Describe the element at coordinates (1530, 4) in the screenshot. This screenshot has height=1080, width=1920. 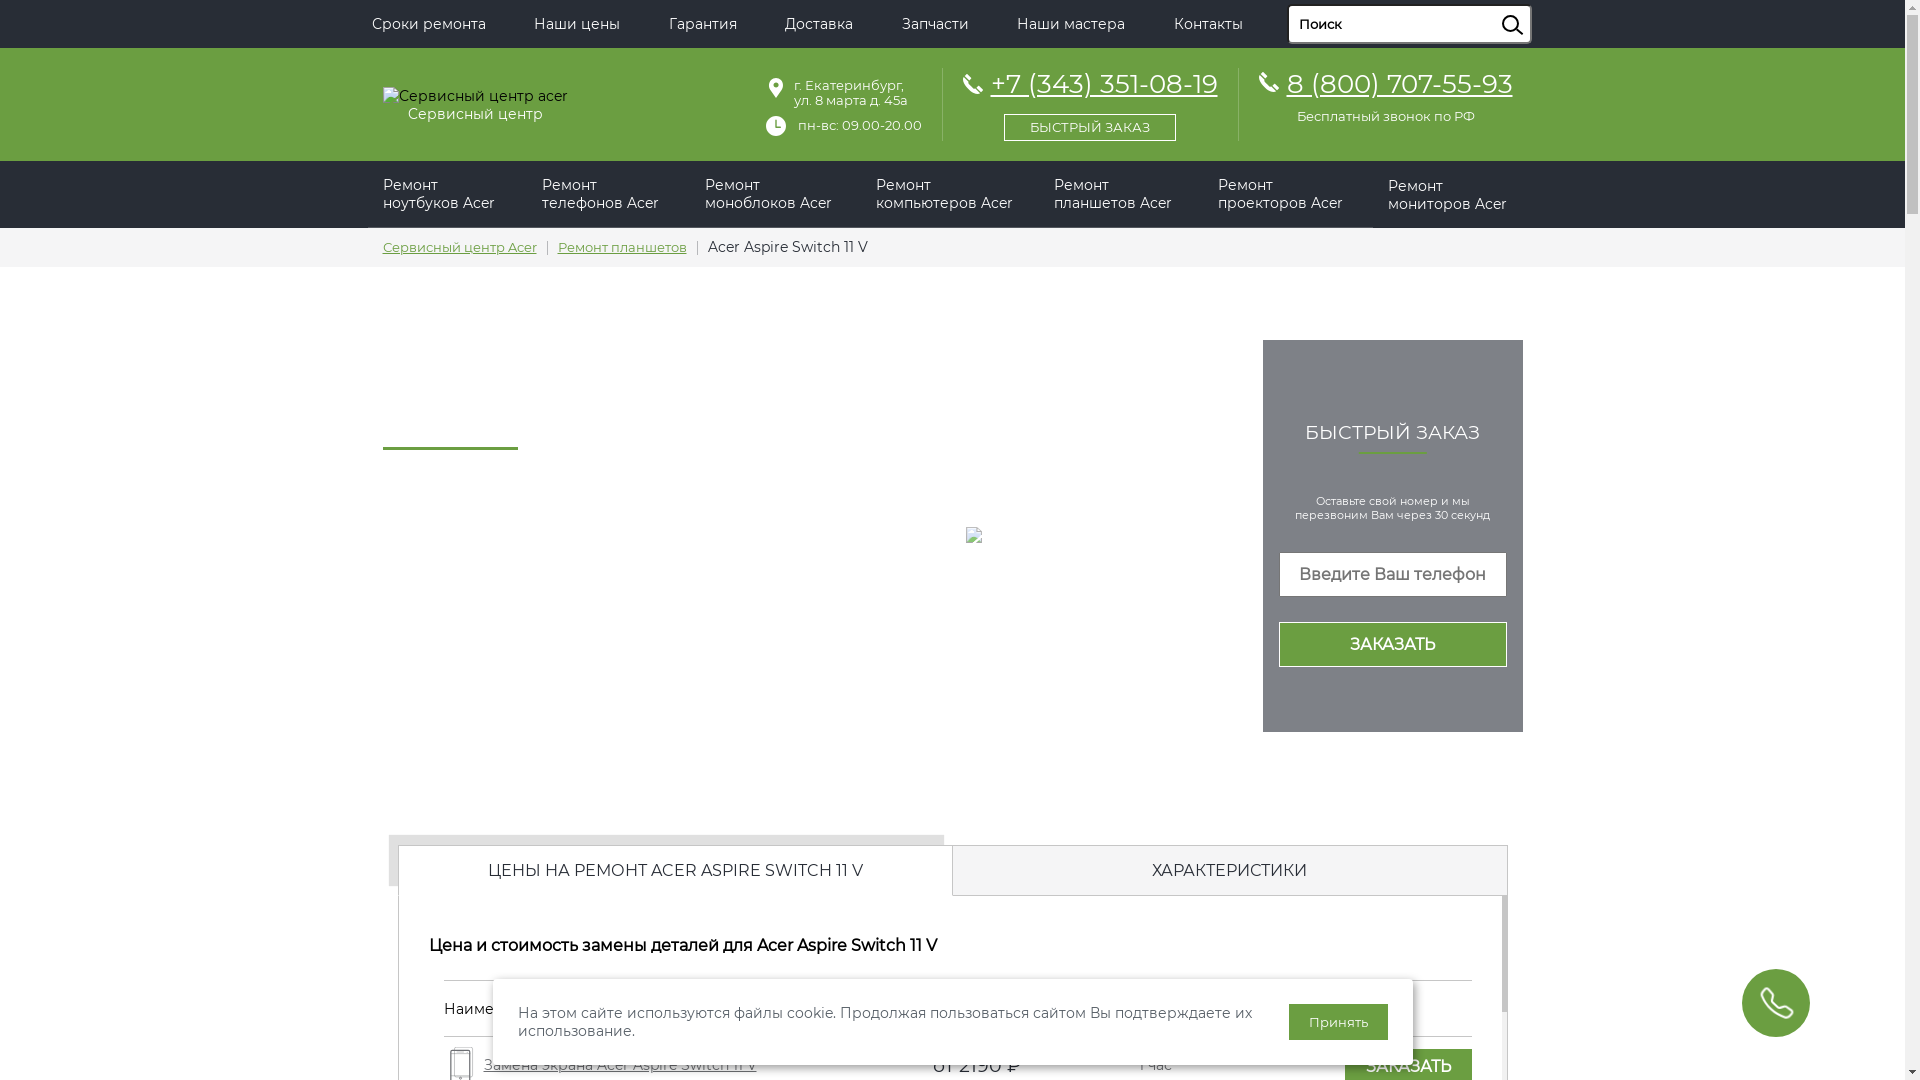
I see `'sisea.search'` at that location.